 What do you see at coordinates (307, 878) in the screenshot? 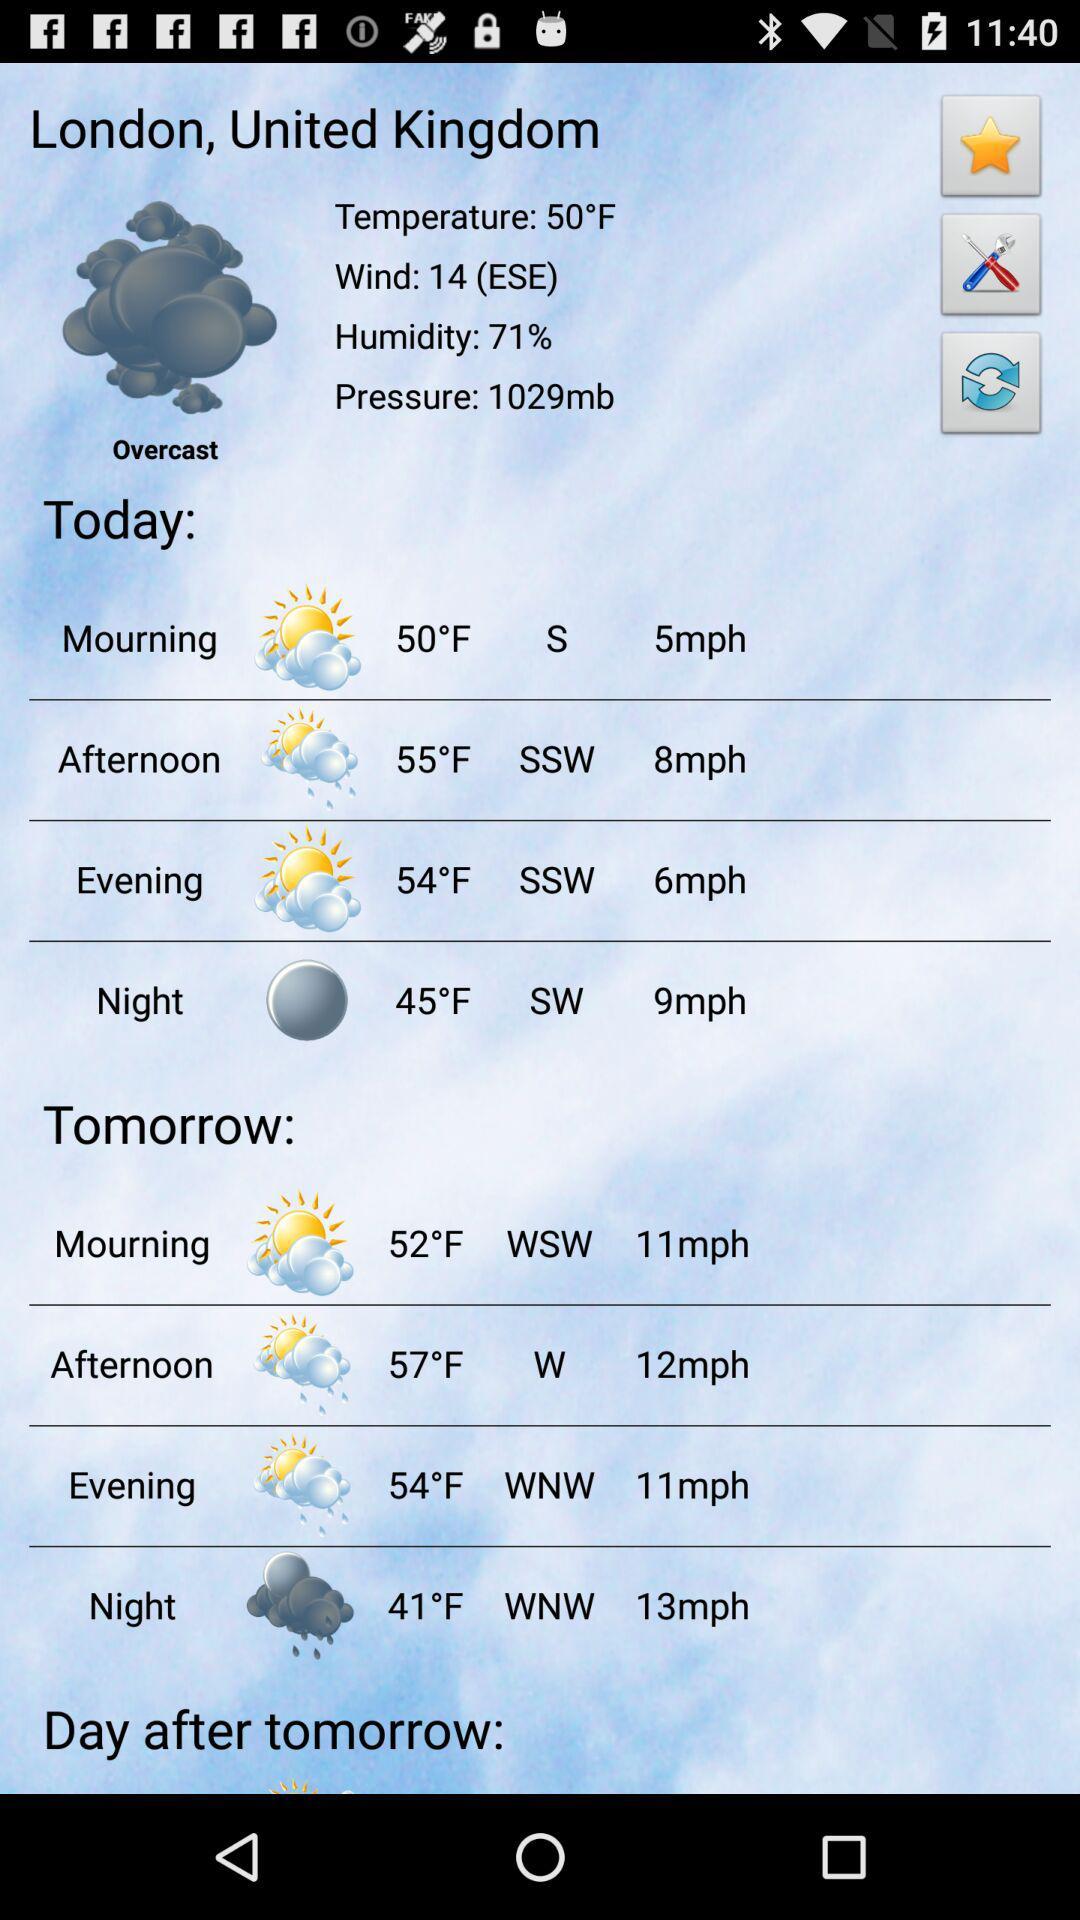
I see `evening will be partly cloudly` at bounding box center [307, 878].